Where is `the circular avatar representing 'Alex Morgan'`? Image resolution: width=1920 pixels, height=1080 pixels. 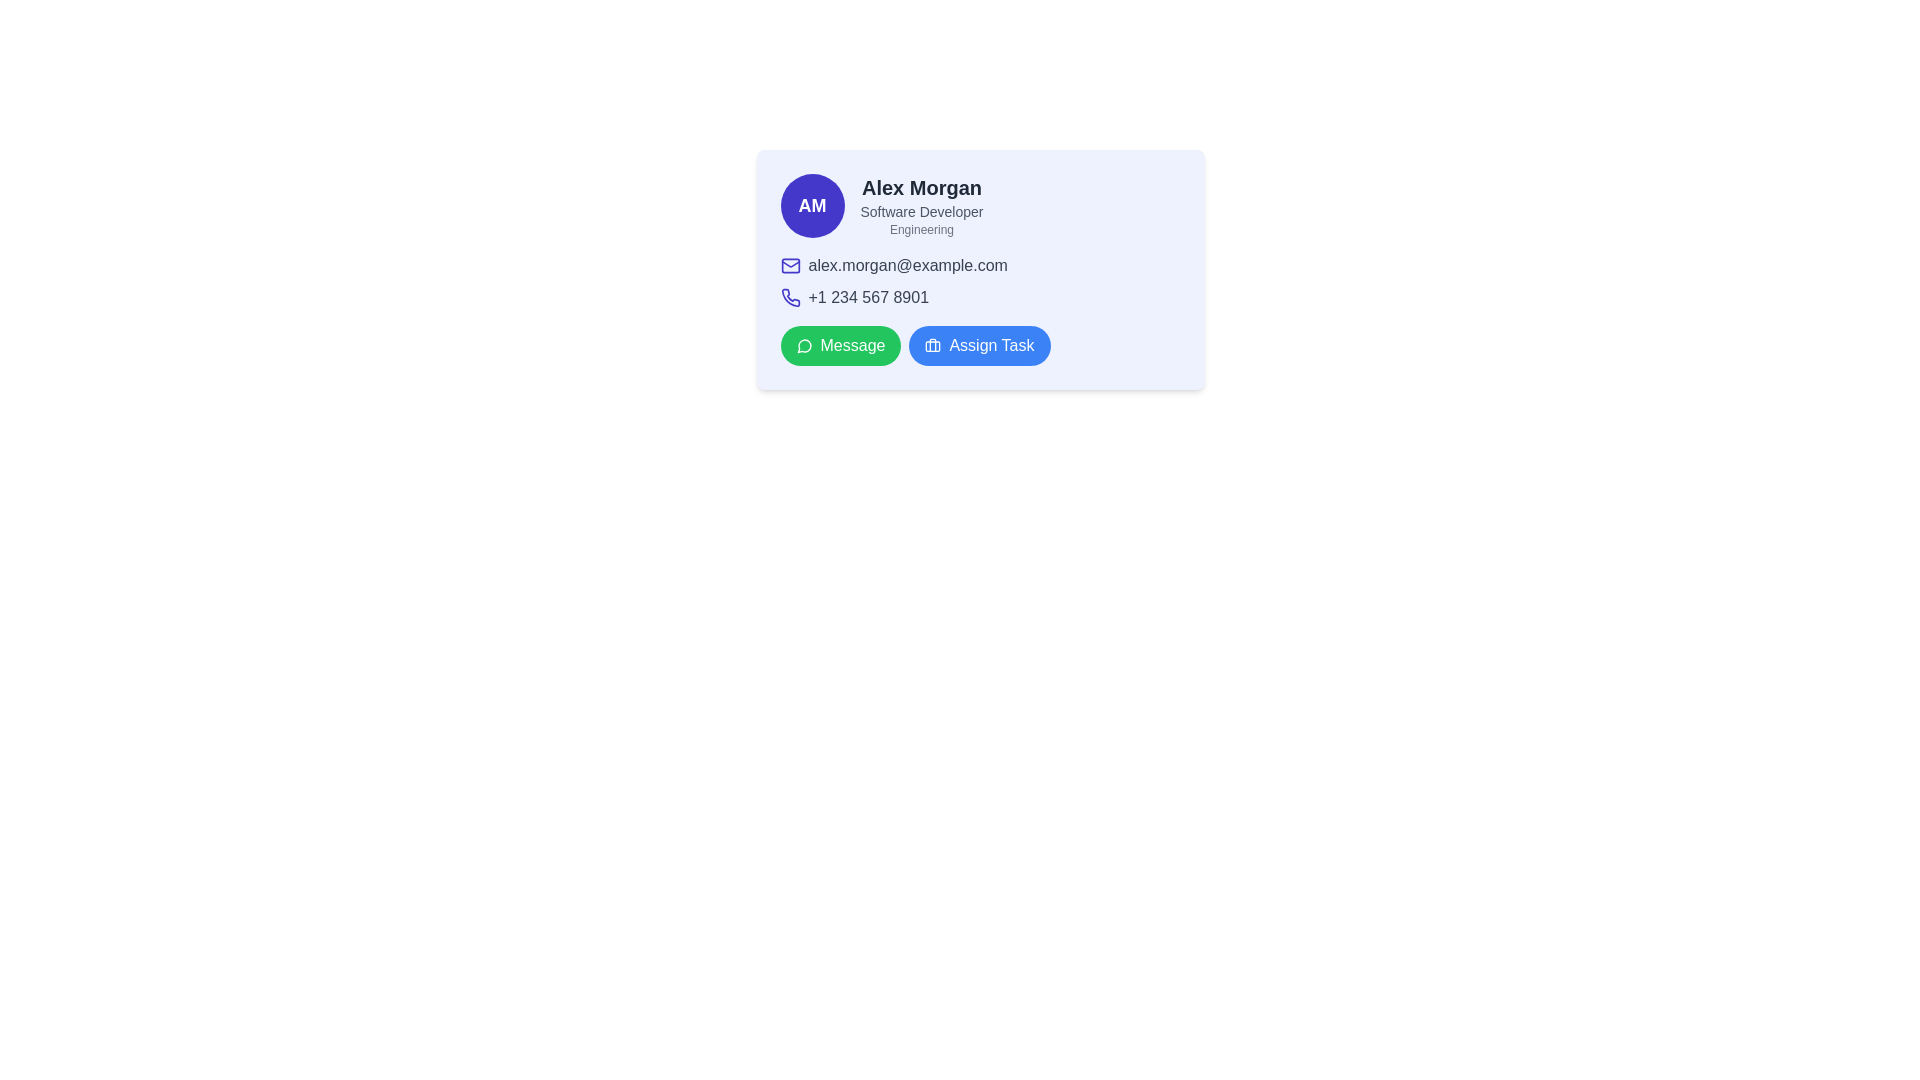 the circular avatar representing 'Alex Morgan' is located at coordinates (812, 205).